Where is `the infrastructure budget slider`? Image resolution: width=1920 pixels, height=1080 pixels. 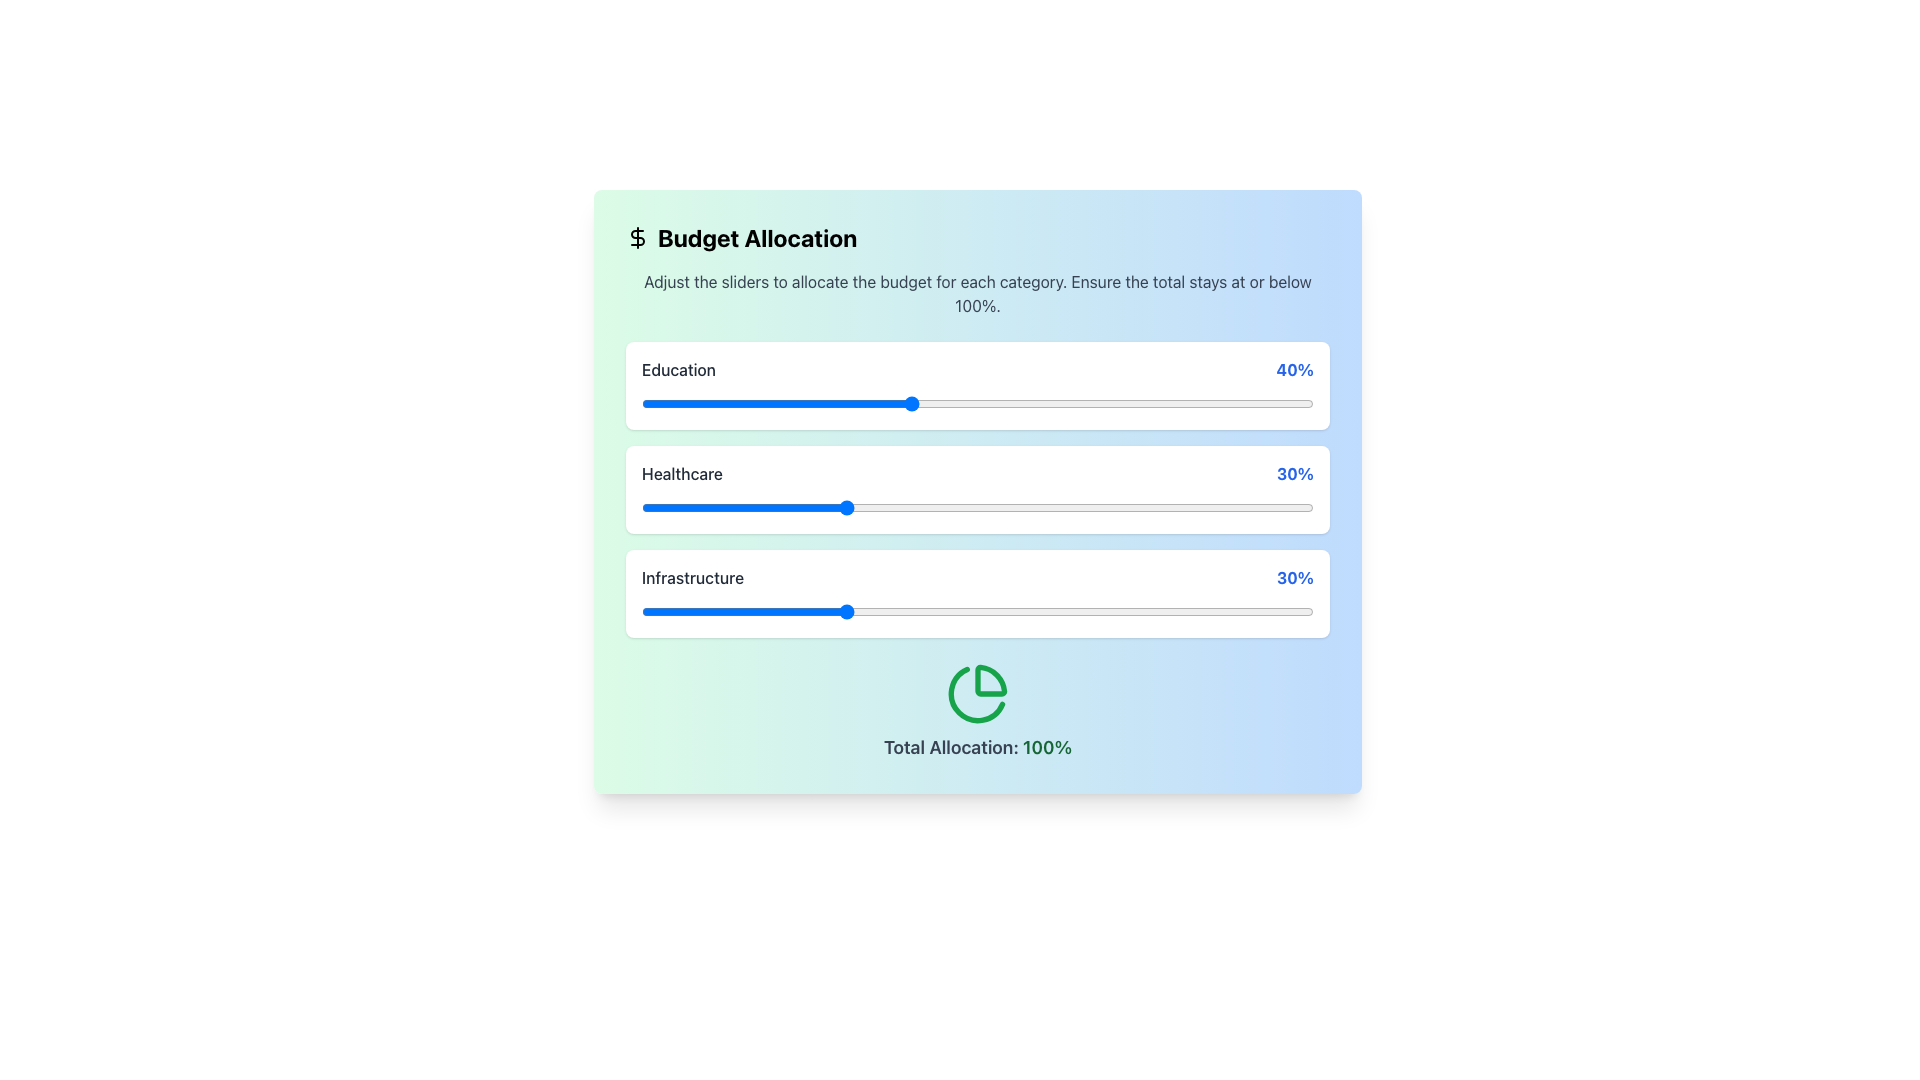 the infrastructure budget slider is located at coordinates (715, 611).